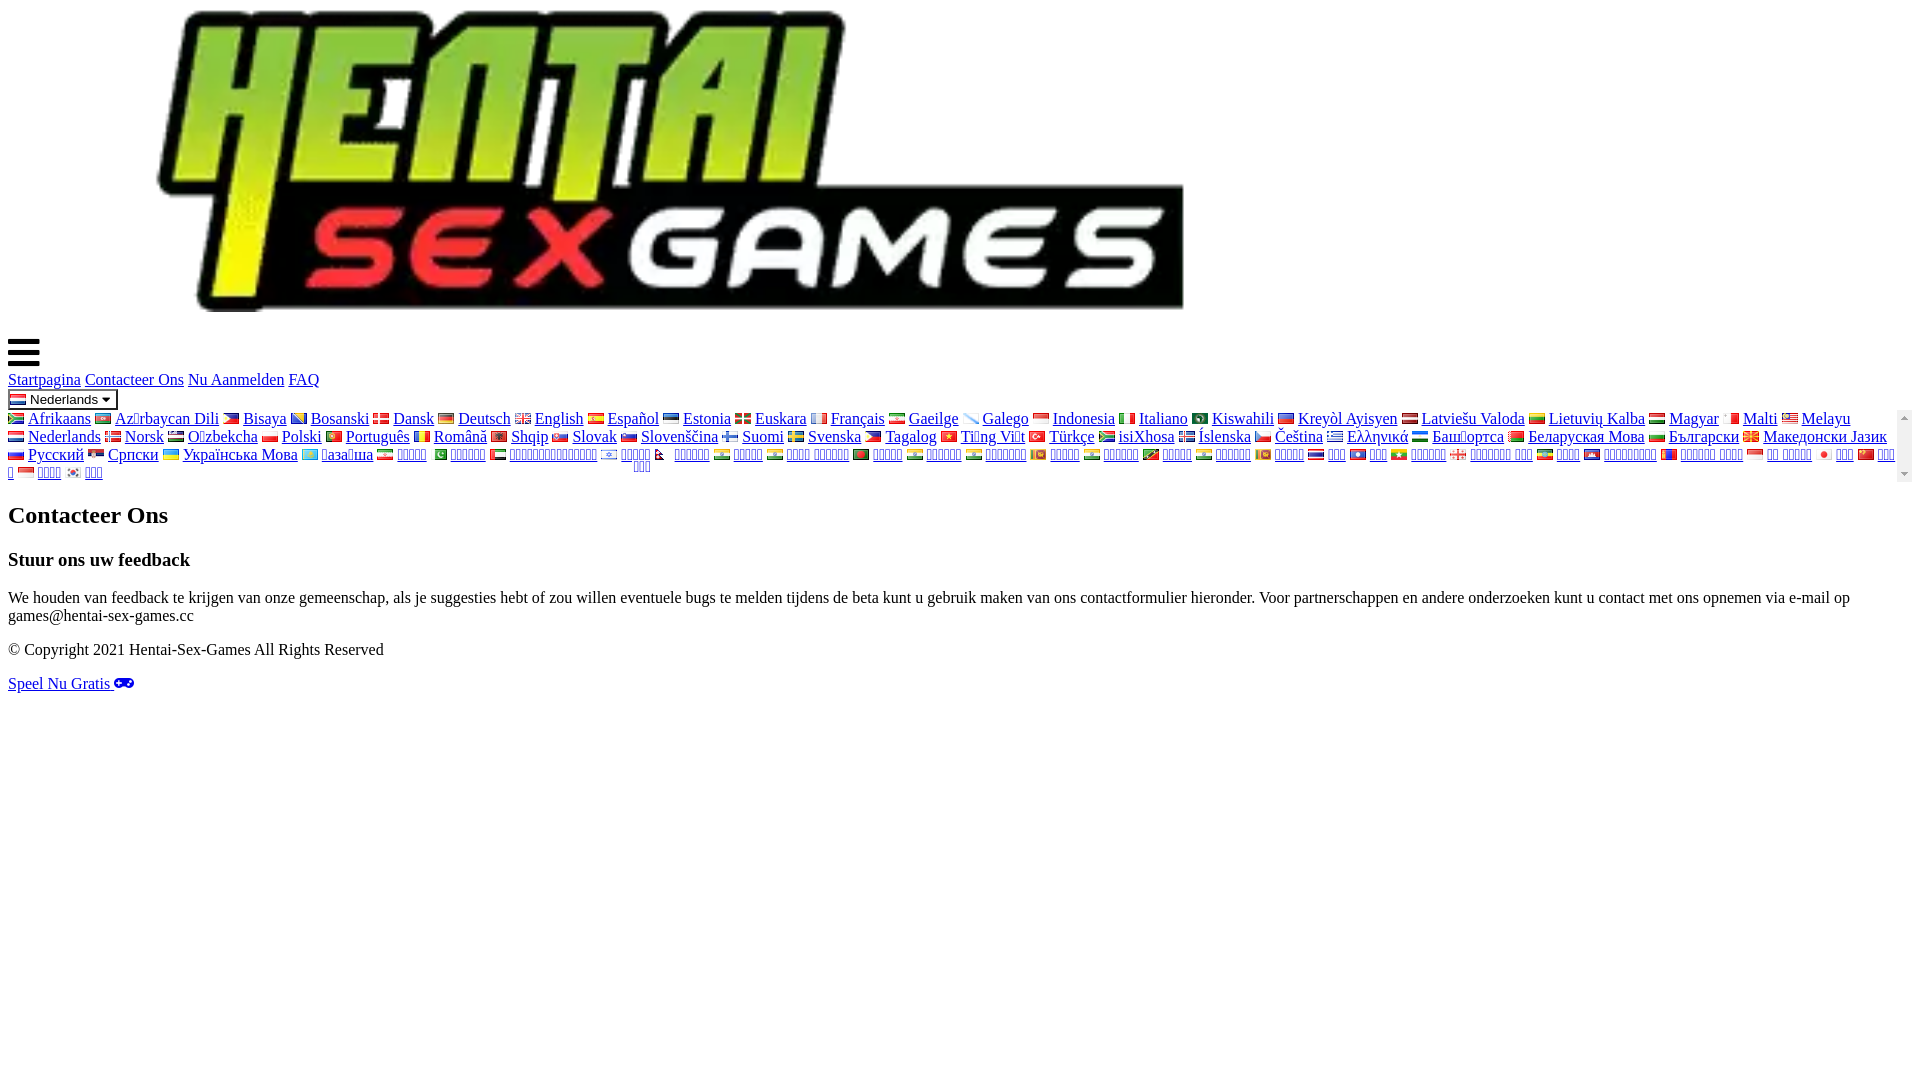 Image resolution: width=1920 pixels, height=1080 pixels. I want to click on 'Malti', so click(1749, 417).